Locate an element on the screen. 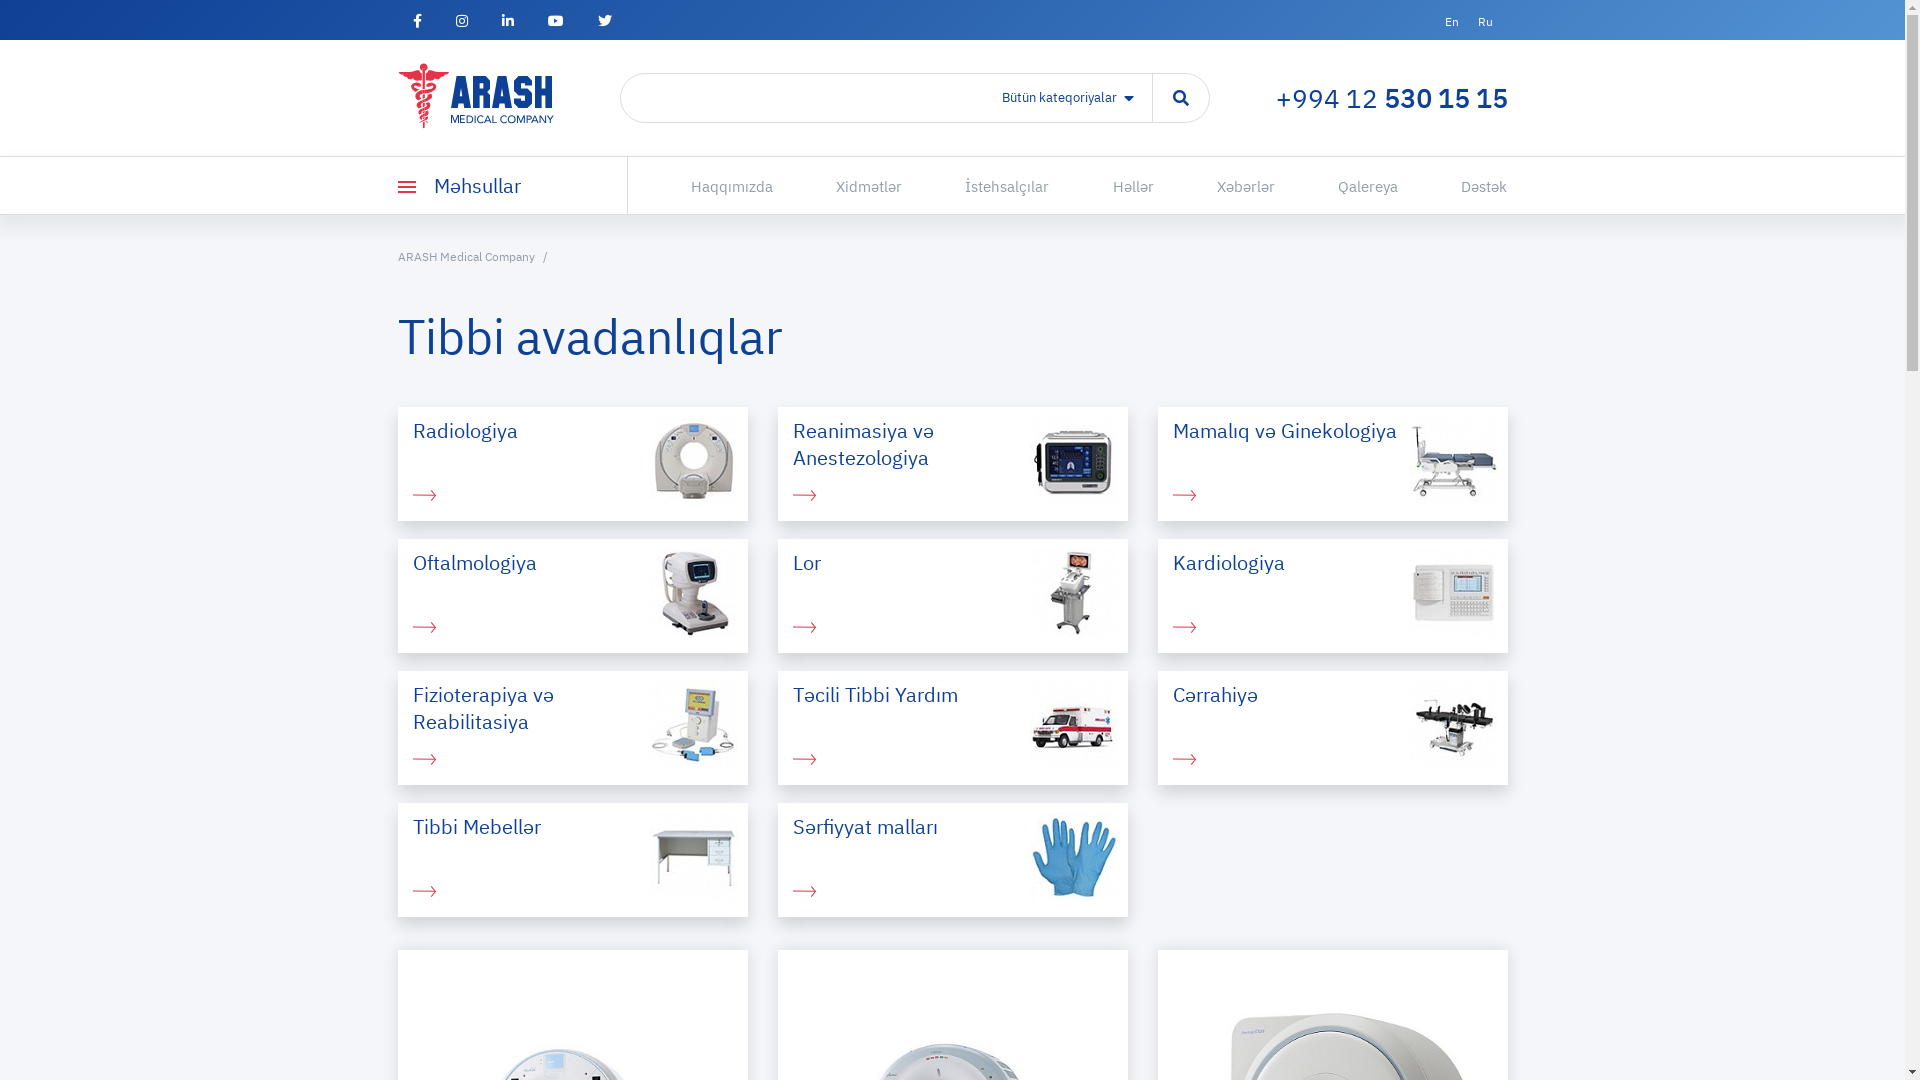 The width and height of the screenshot is (1920, 1080). 'Qalereya' is located at coordinates (1338, 186).